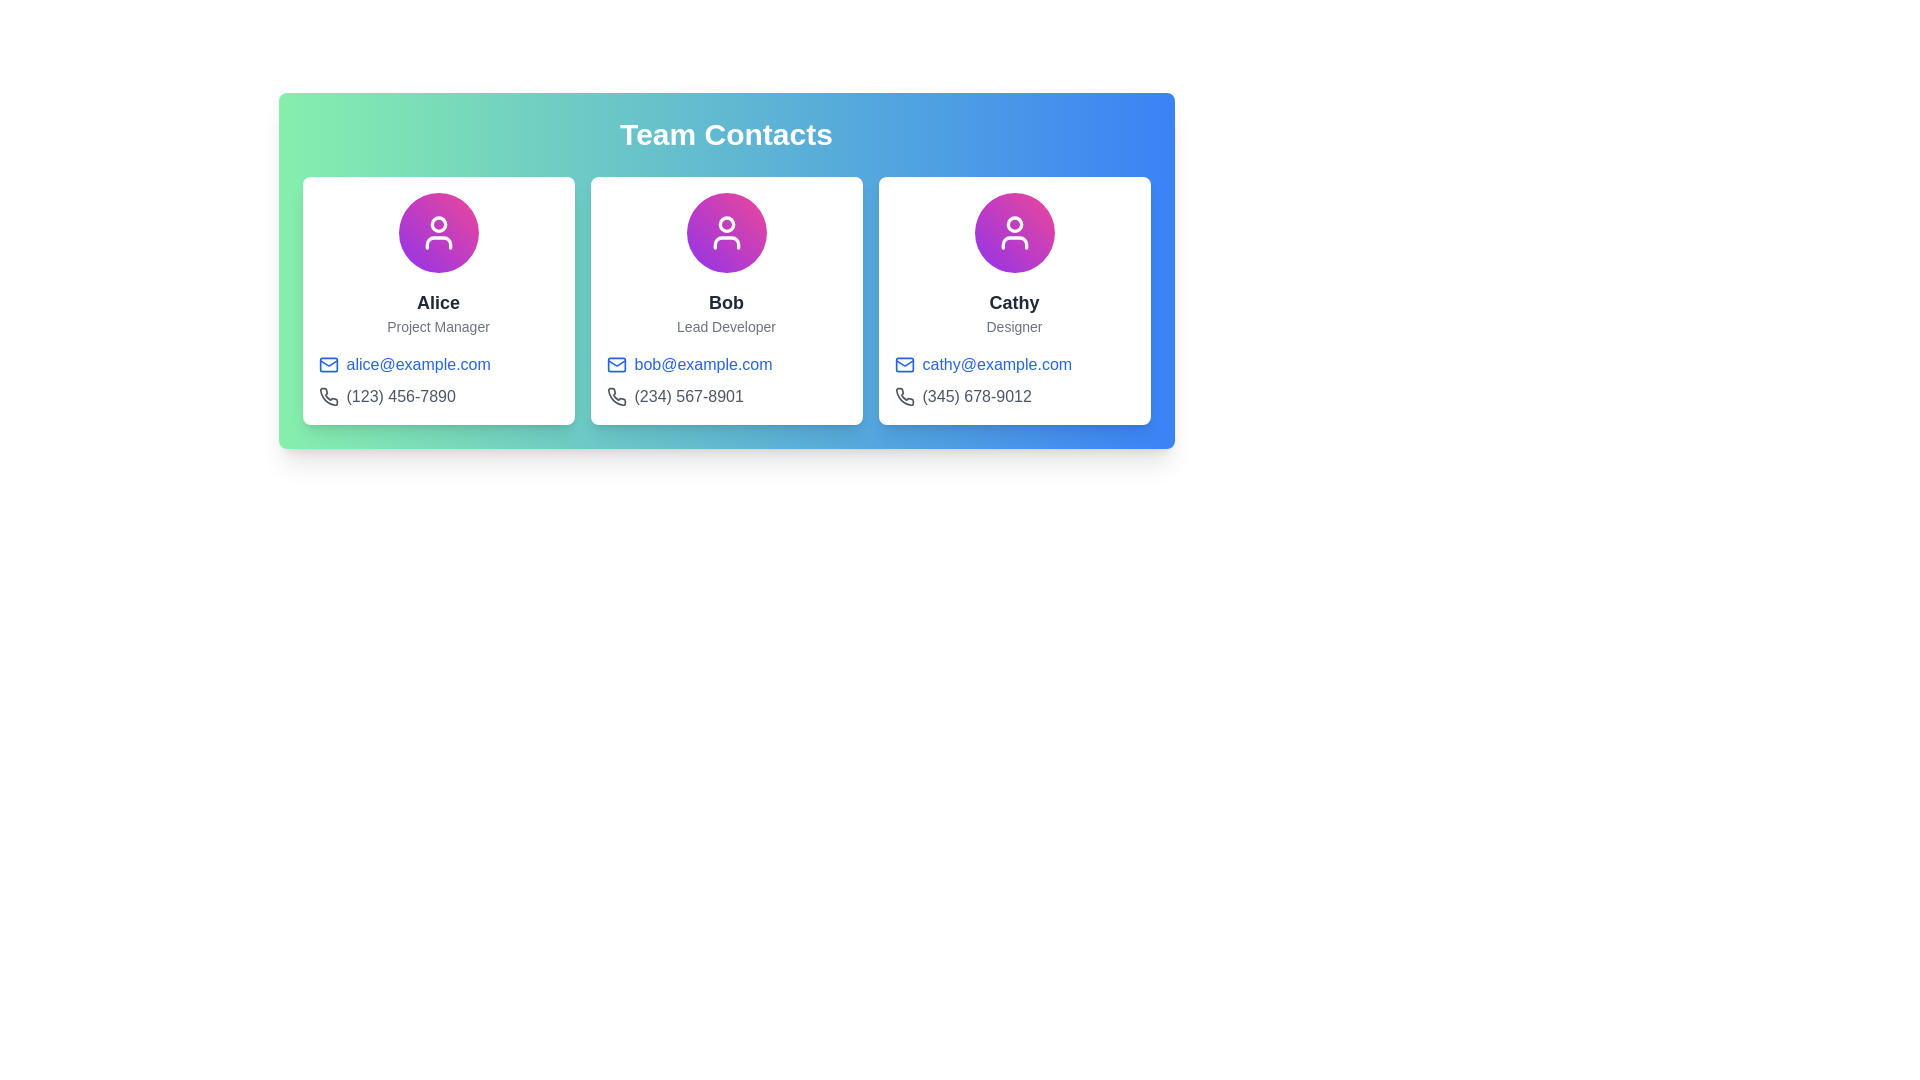 This screenshot has height=1080, width=1920. Describe the element at coordinates (400, 397) in the screenshot. I see `contact phone number of 'Alice' displayed in the Text Label located below 'alice@example.com' and to the right of the phone icon` at that location.